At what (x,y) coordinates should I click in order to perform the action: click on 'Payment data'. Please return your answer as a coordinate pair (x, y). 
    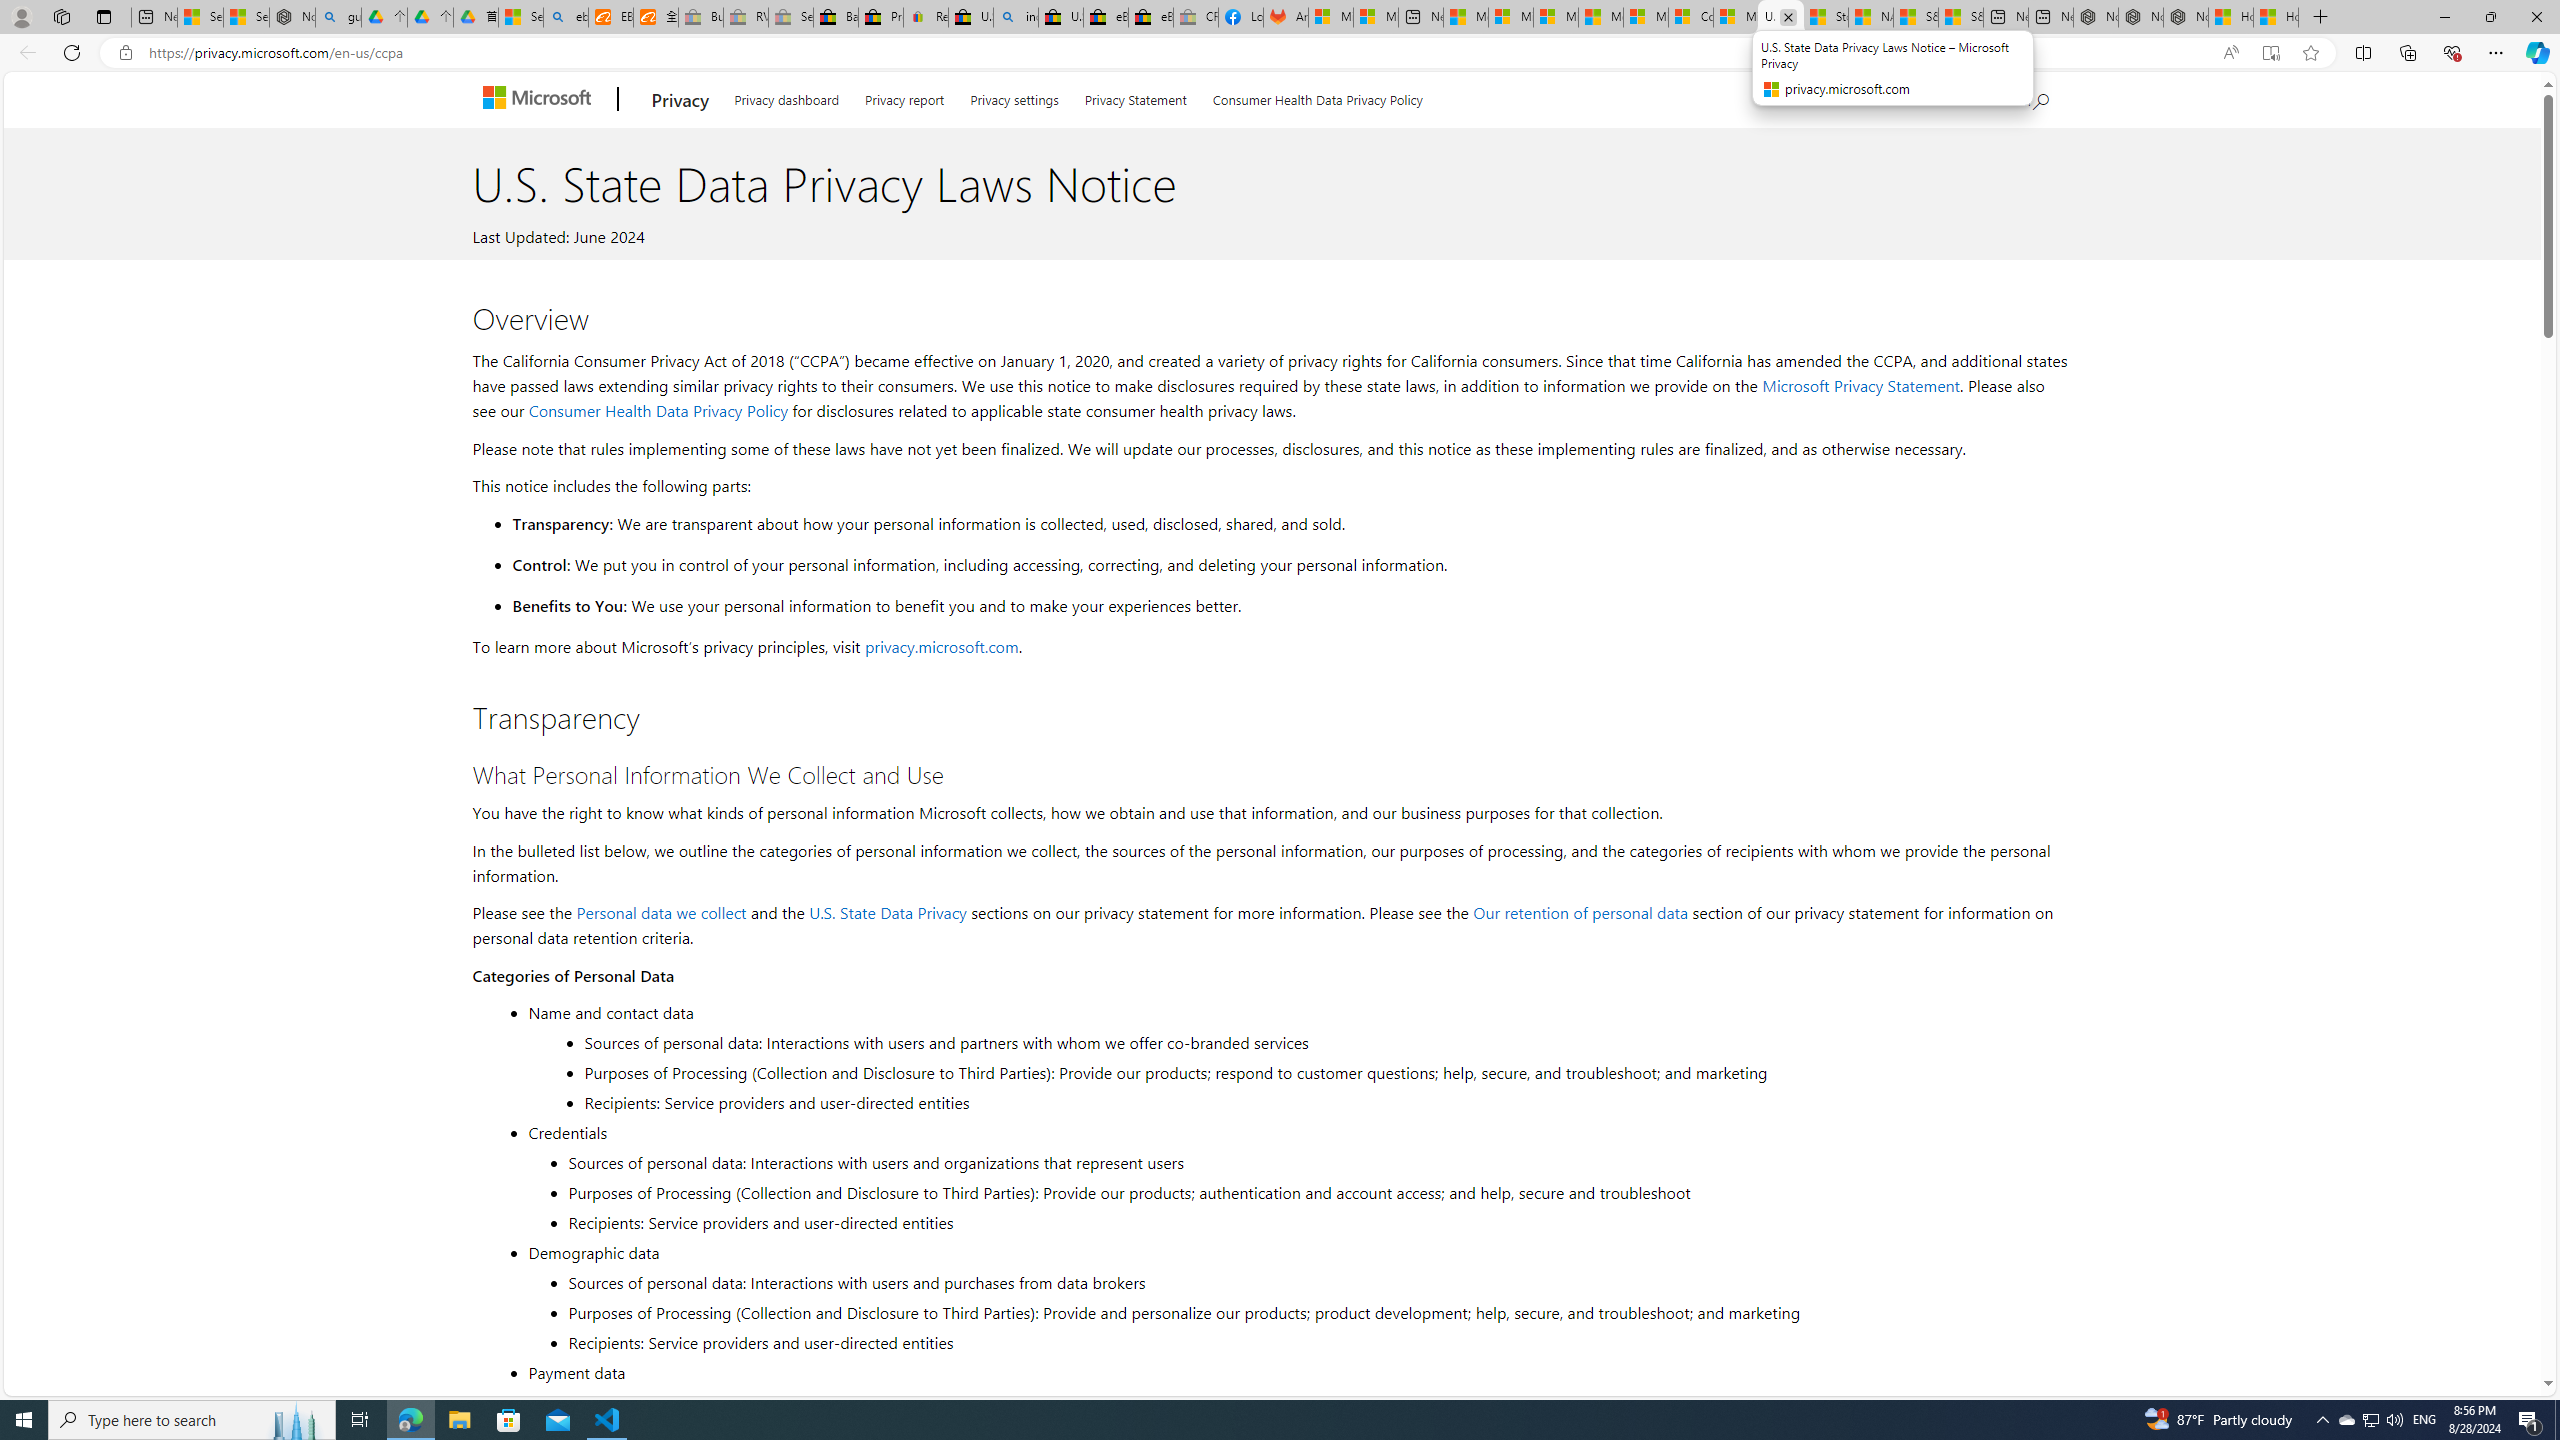
    Looking at the image, I should click on (1295, 1371).